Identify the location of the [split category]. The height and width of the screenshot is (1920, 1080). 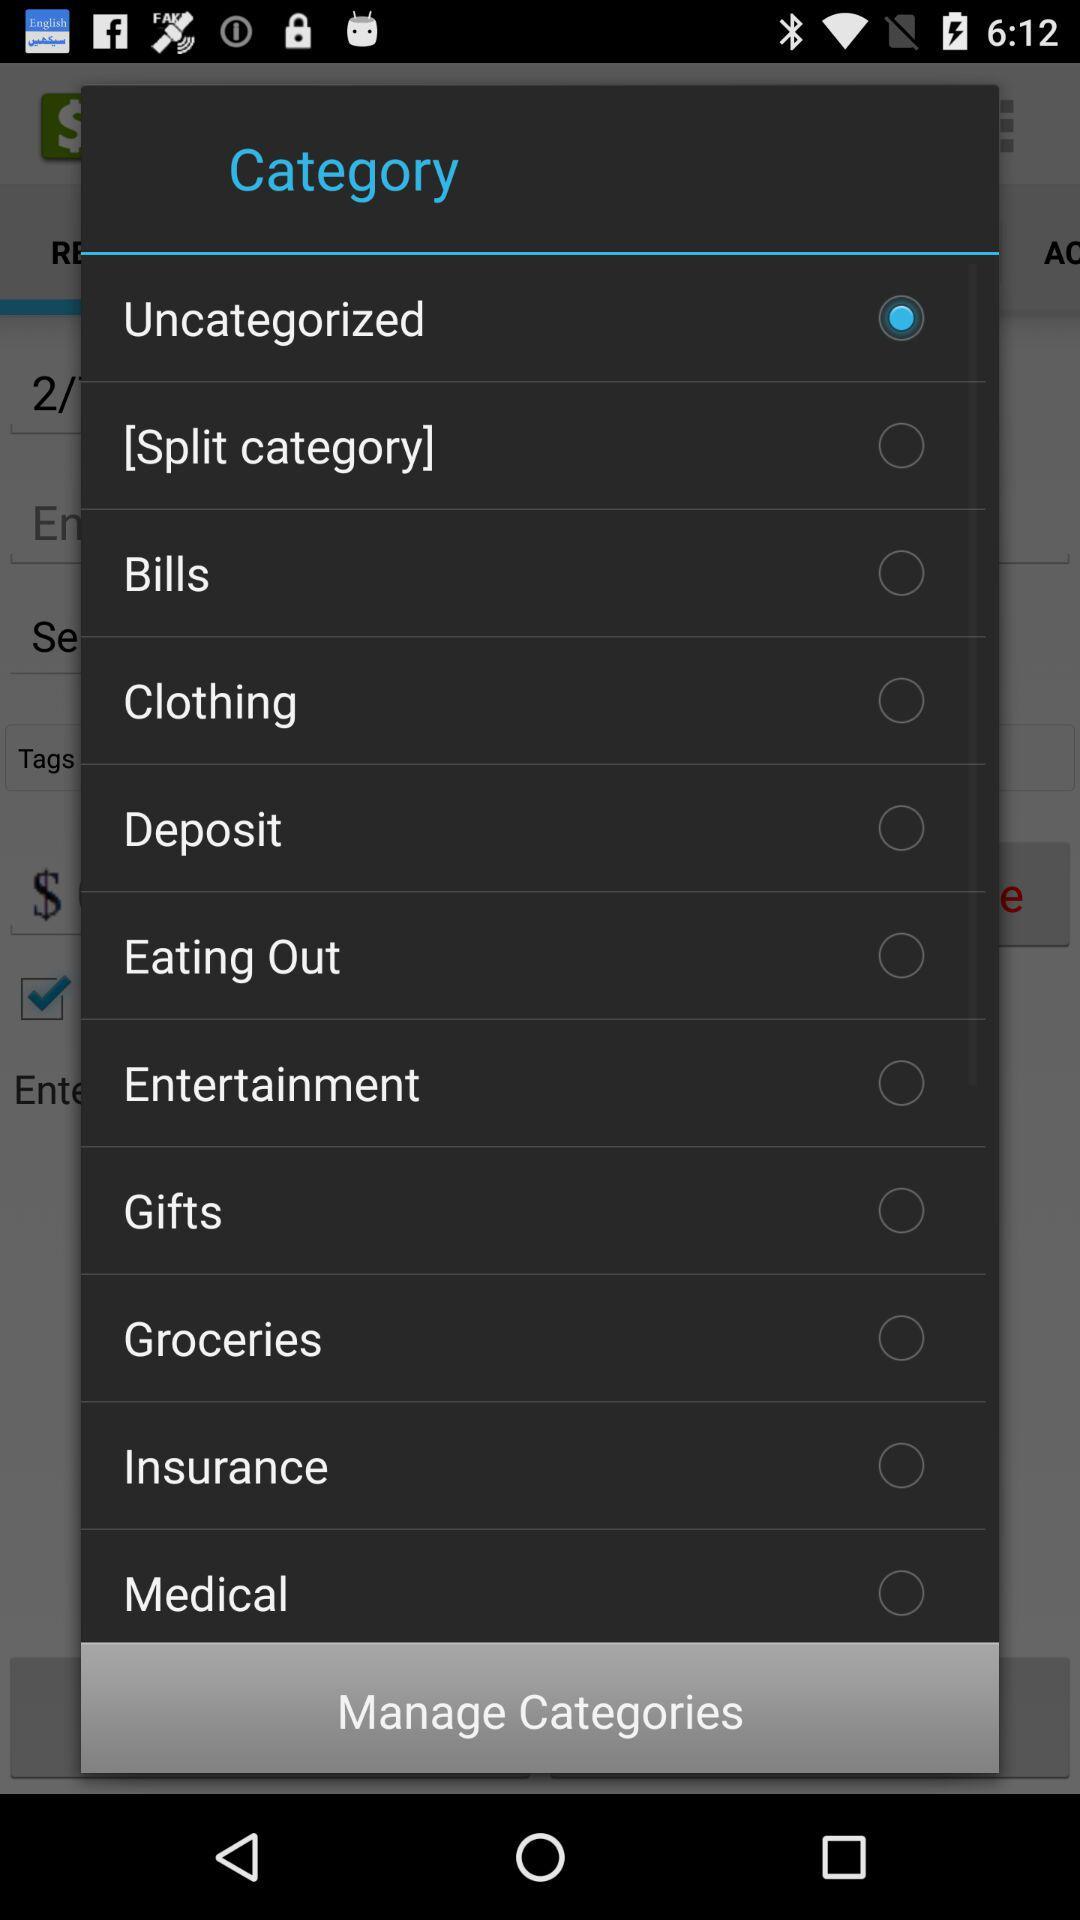
(532, 444).